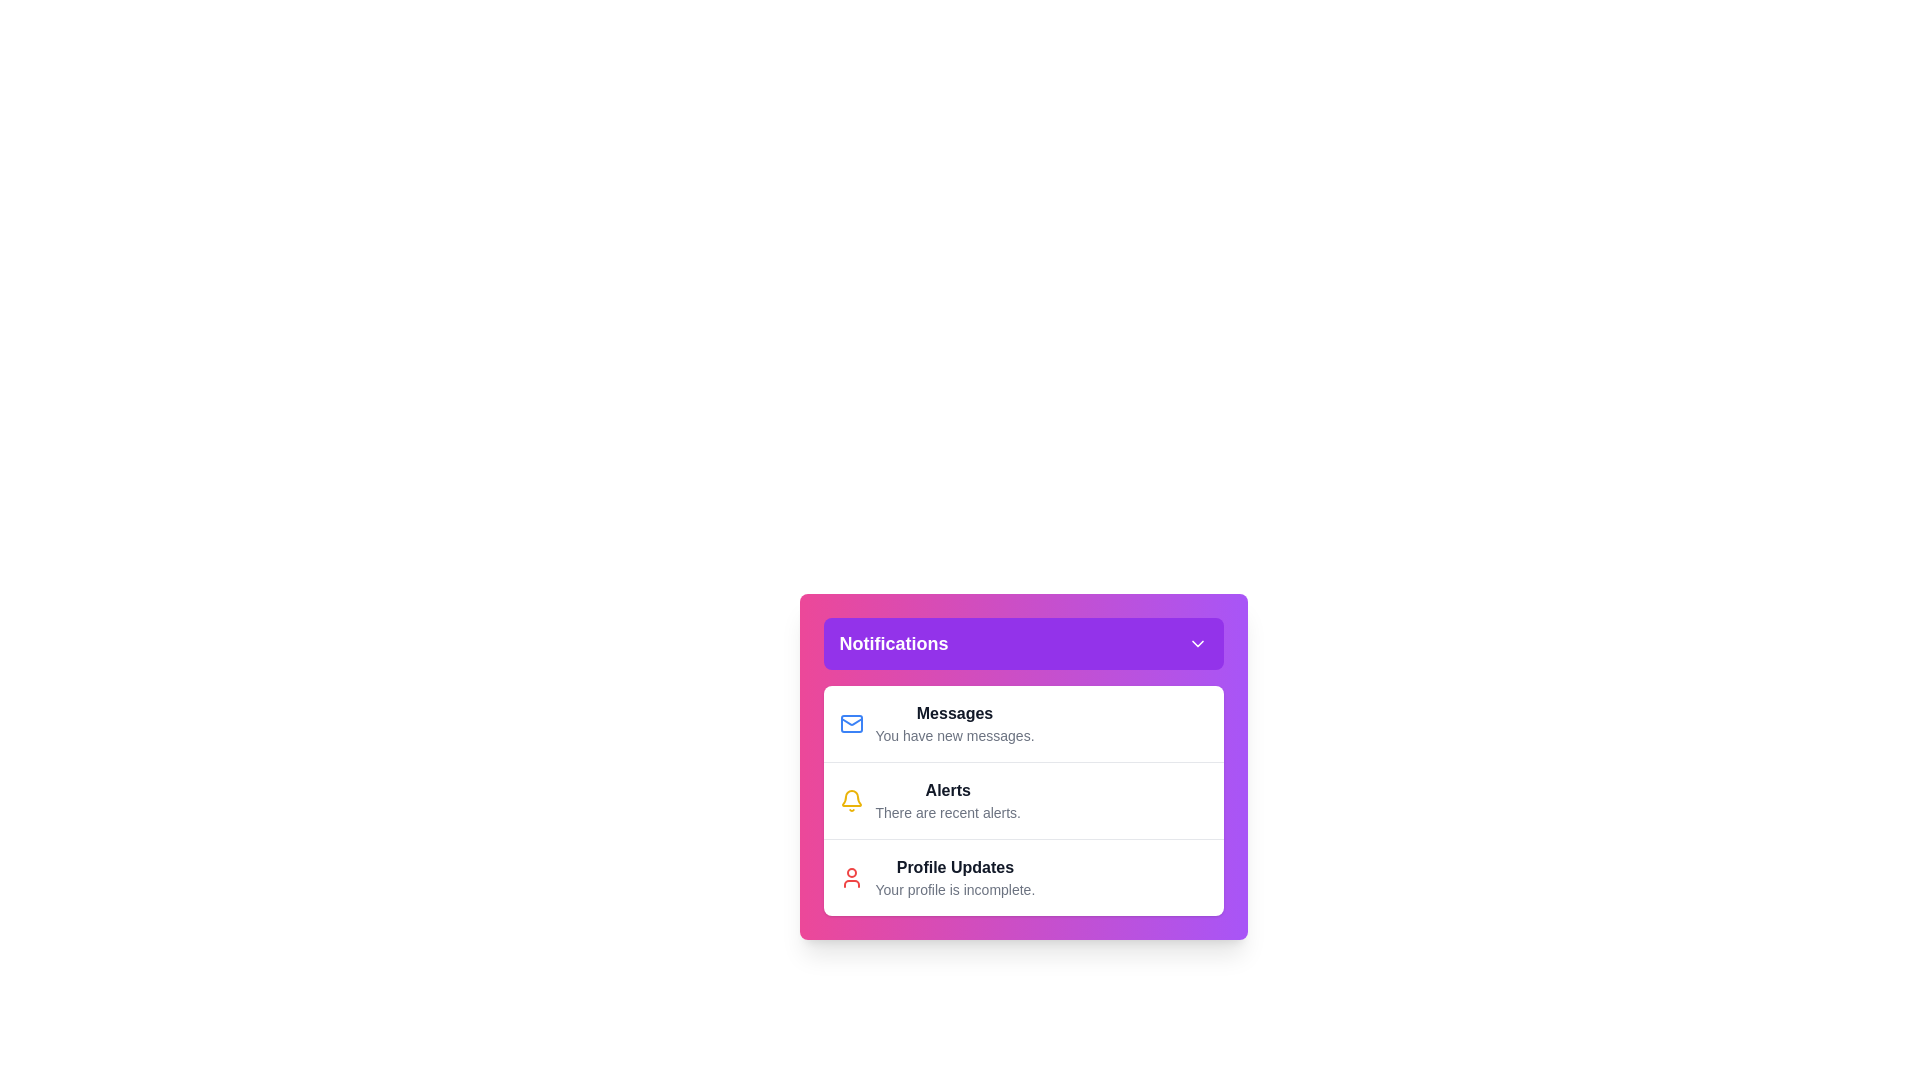  What do you see at coordinates (954, 712) in the screenshot?
I see `the Text Label indicating the content category for messages in the notification panel, positioned under 'Notifications' and above 'You have new messages'` at bounding box center [954, 712].